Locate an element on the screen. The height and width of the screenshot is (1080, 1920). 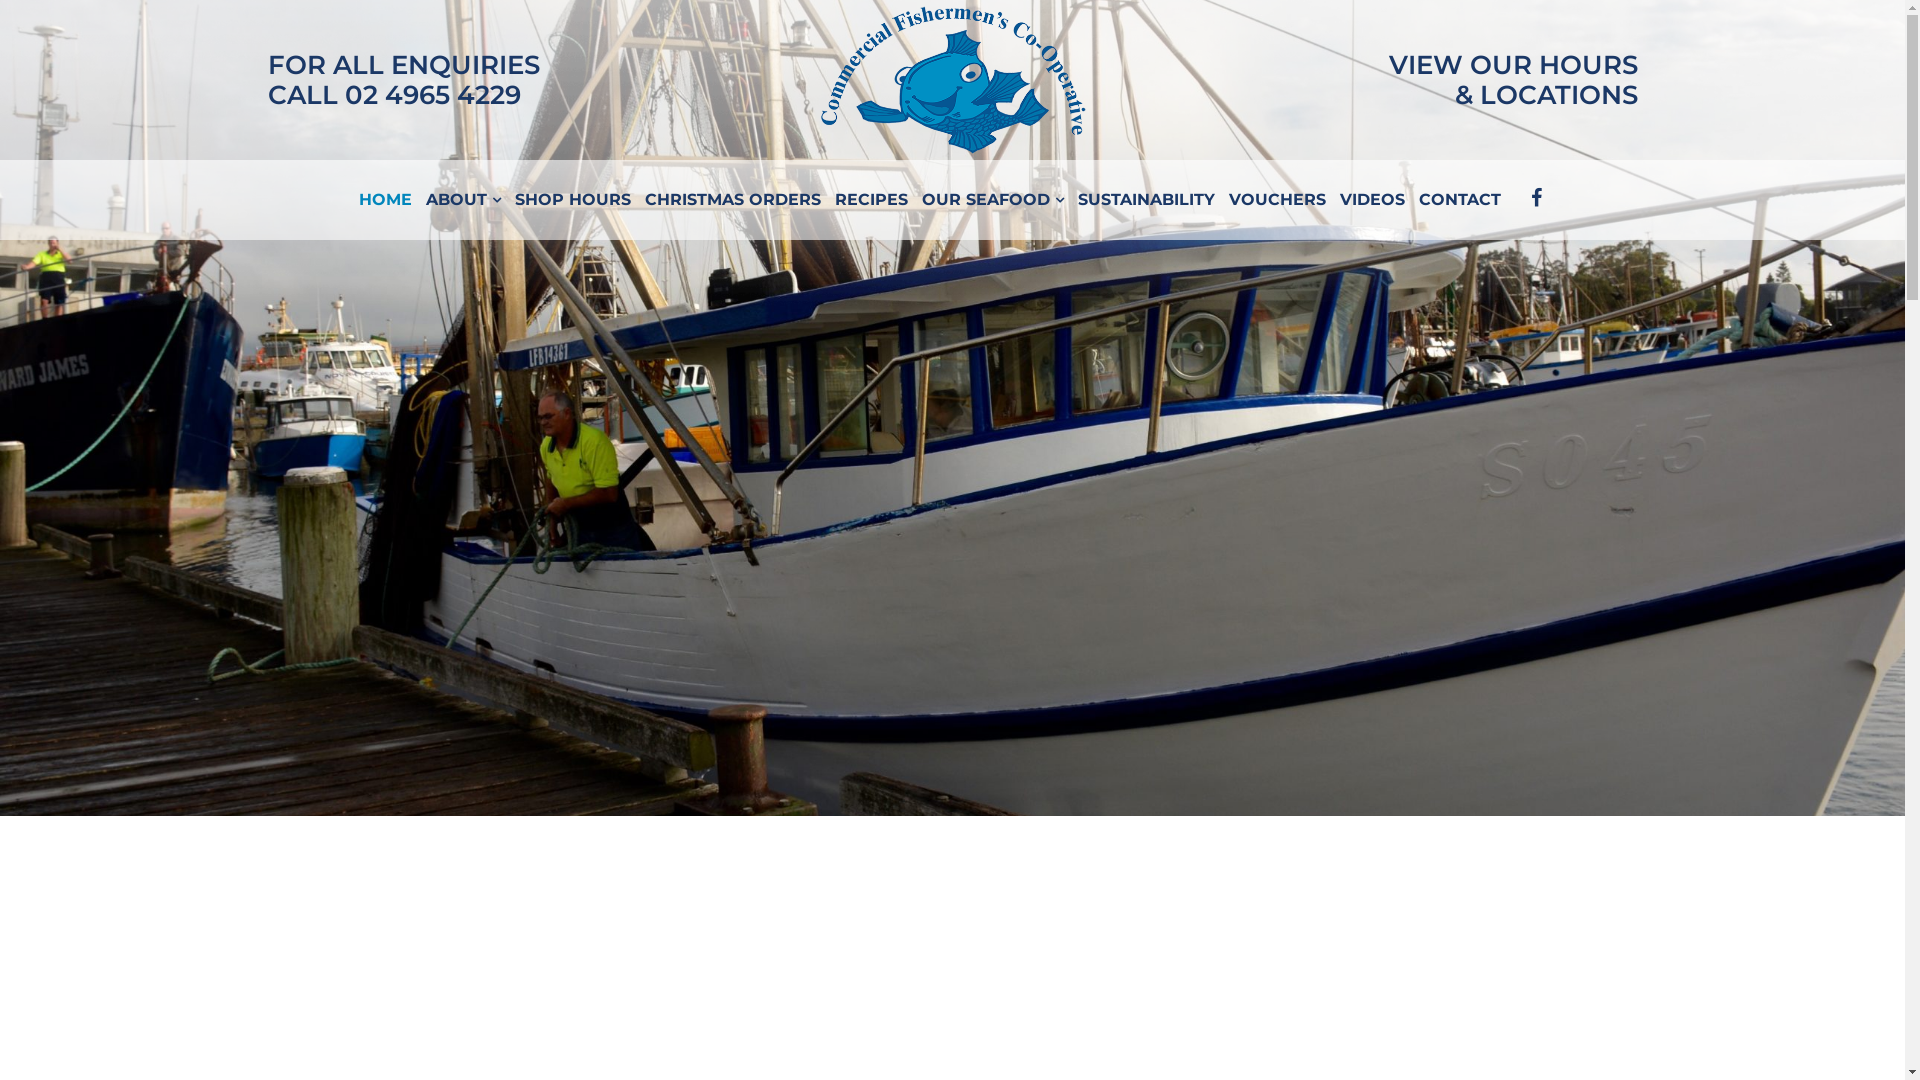
'VIDEOS' is located at coordinates (1371, 200).